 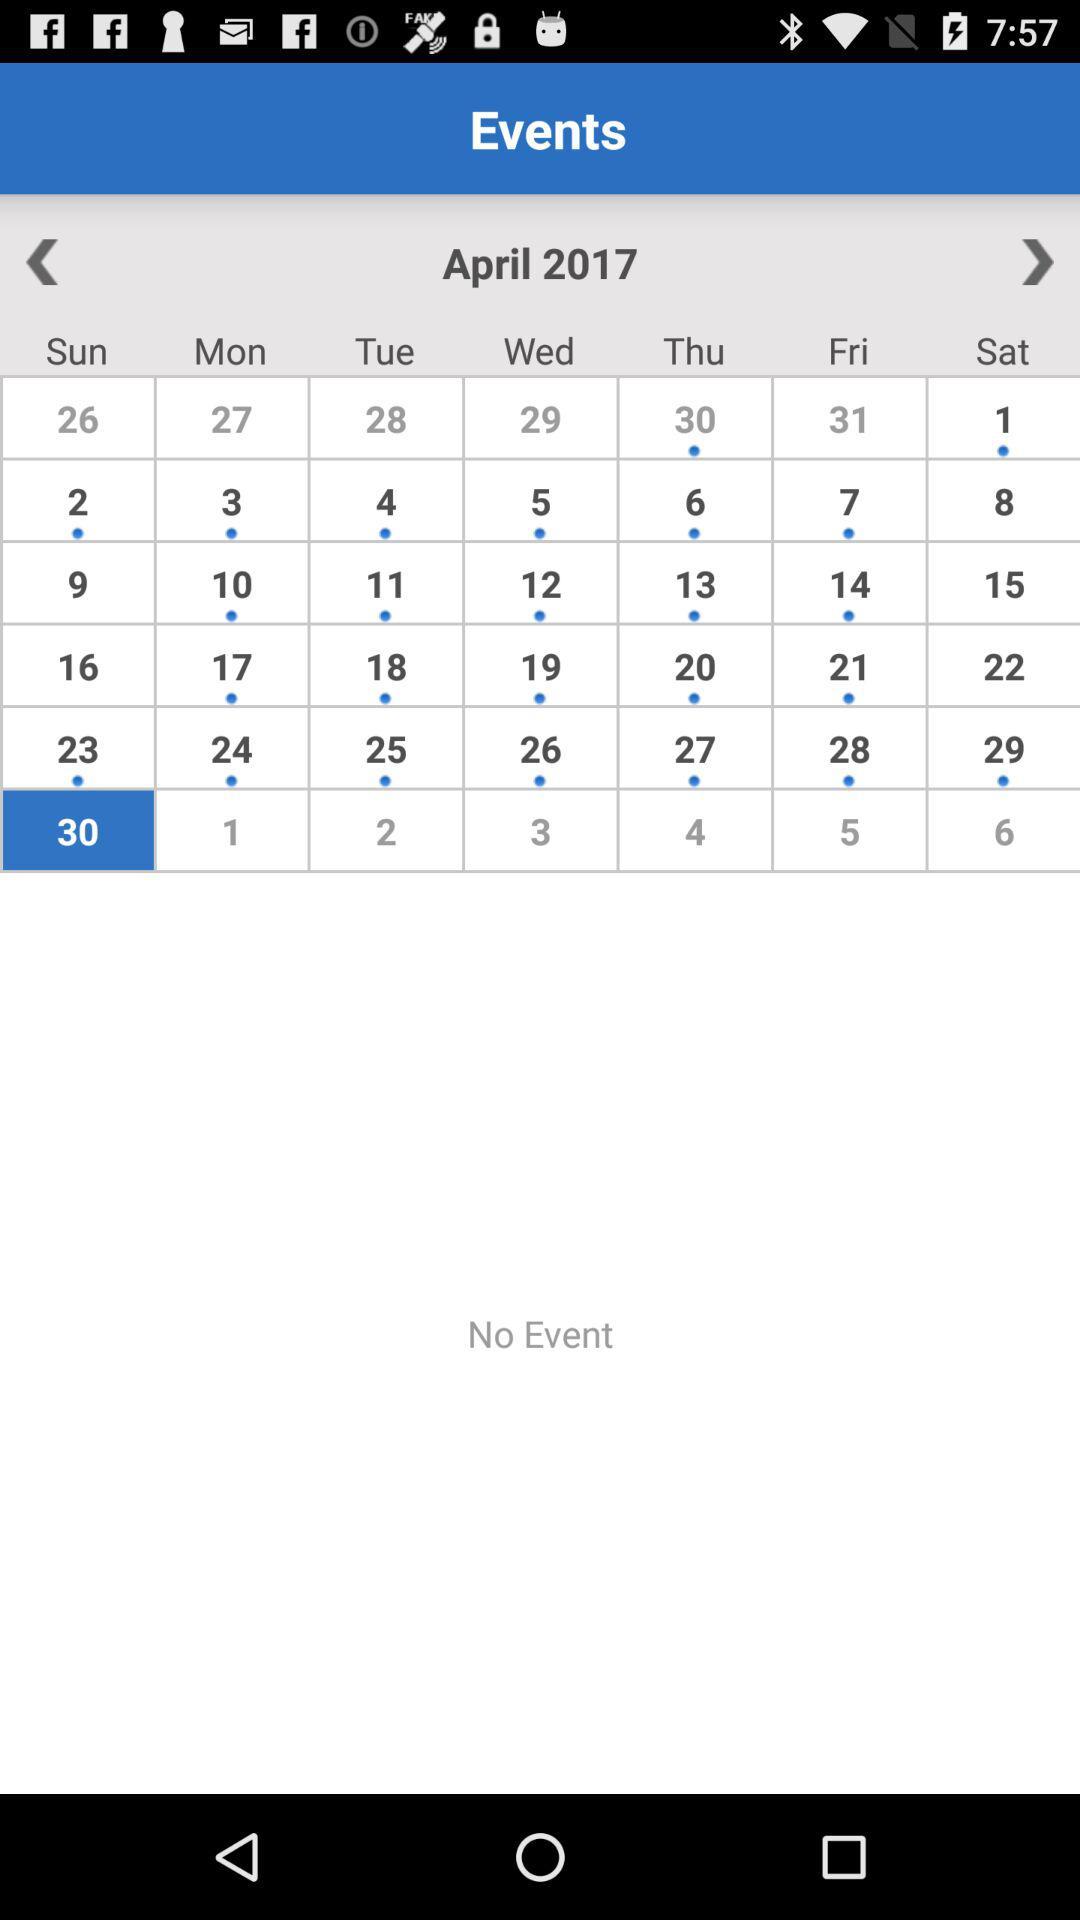 What do you see at coordinates (849, 500) in the screenshot?
I see `the app to the right of 30 item` at bounding box center [849, 500].